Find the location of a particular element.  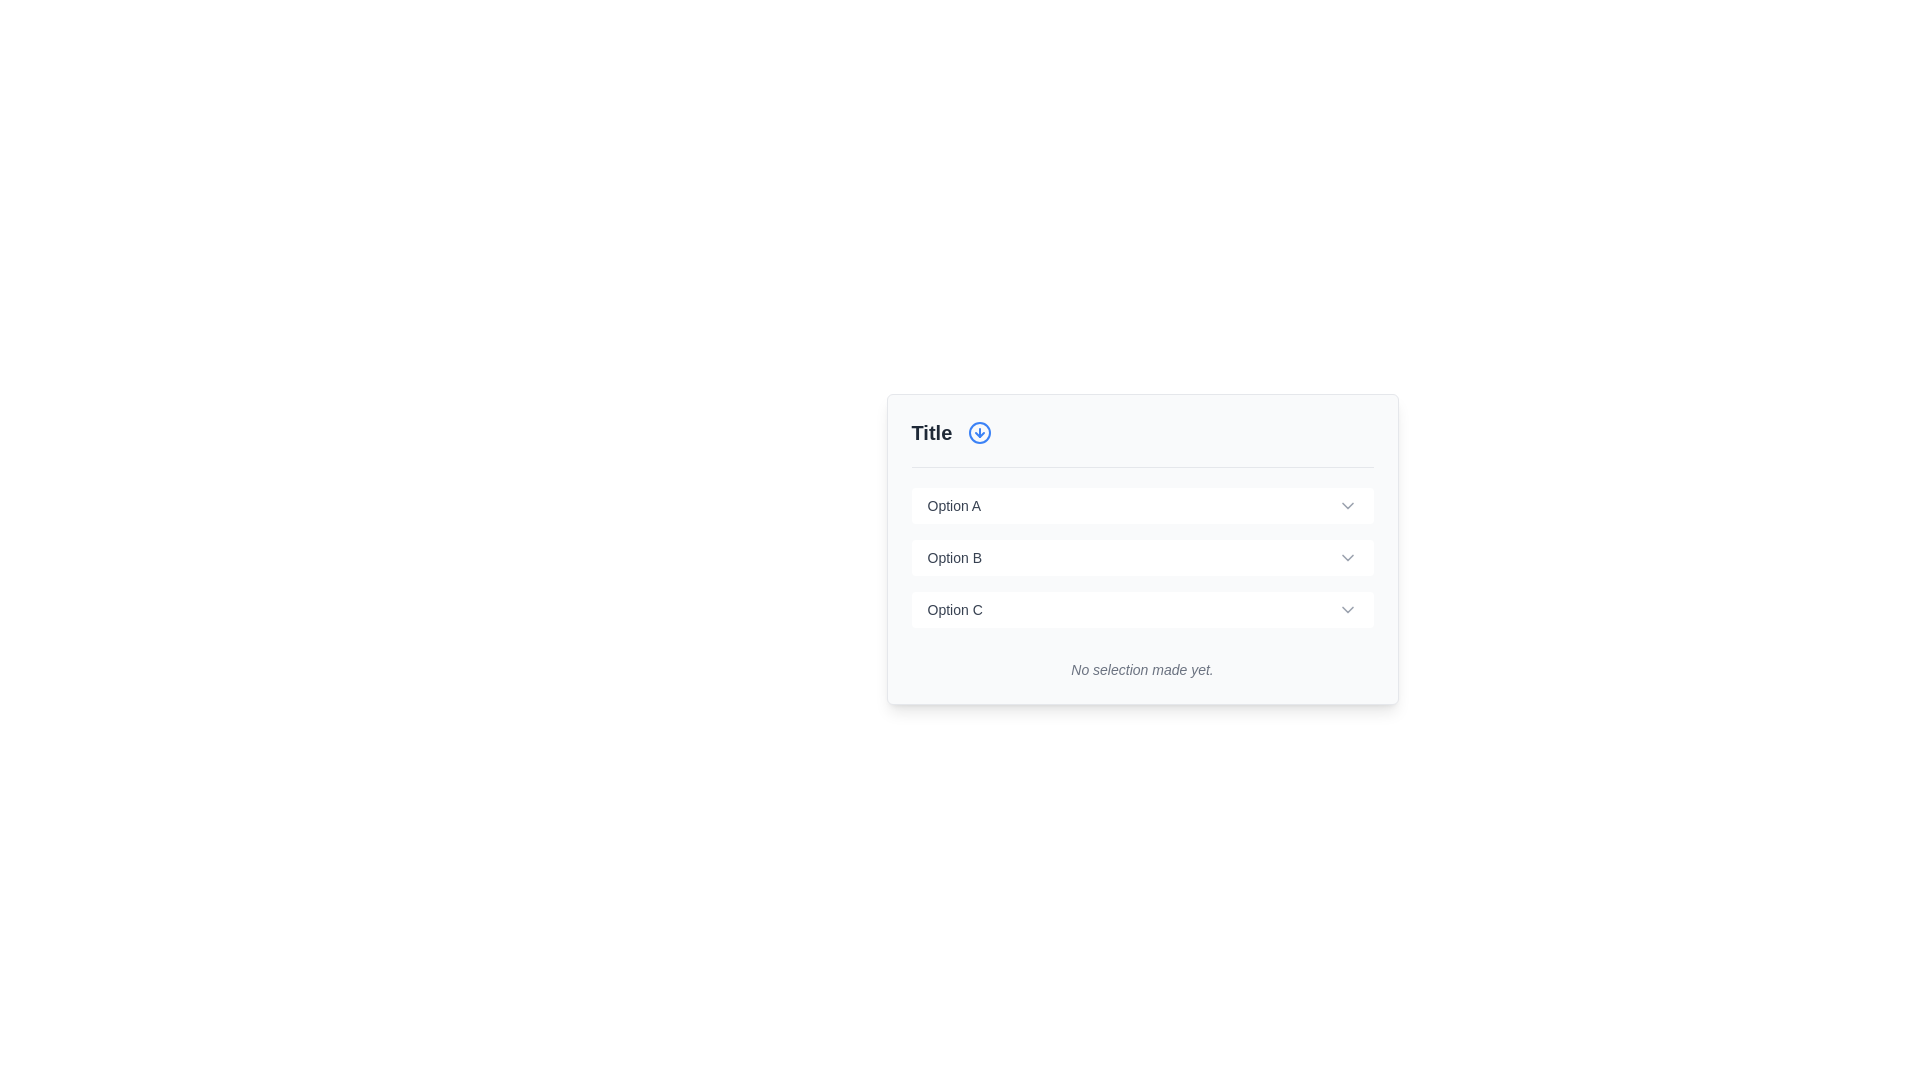

the Dropdown menu item labeled 'Option C' is located at coordinates (1142, 608).